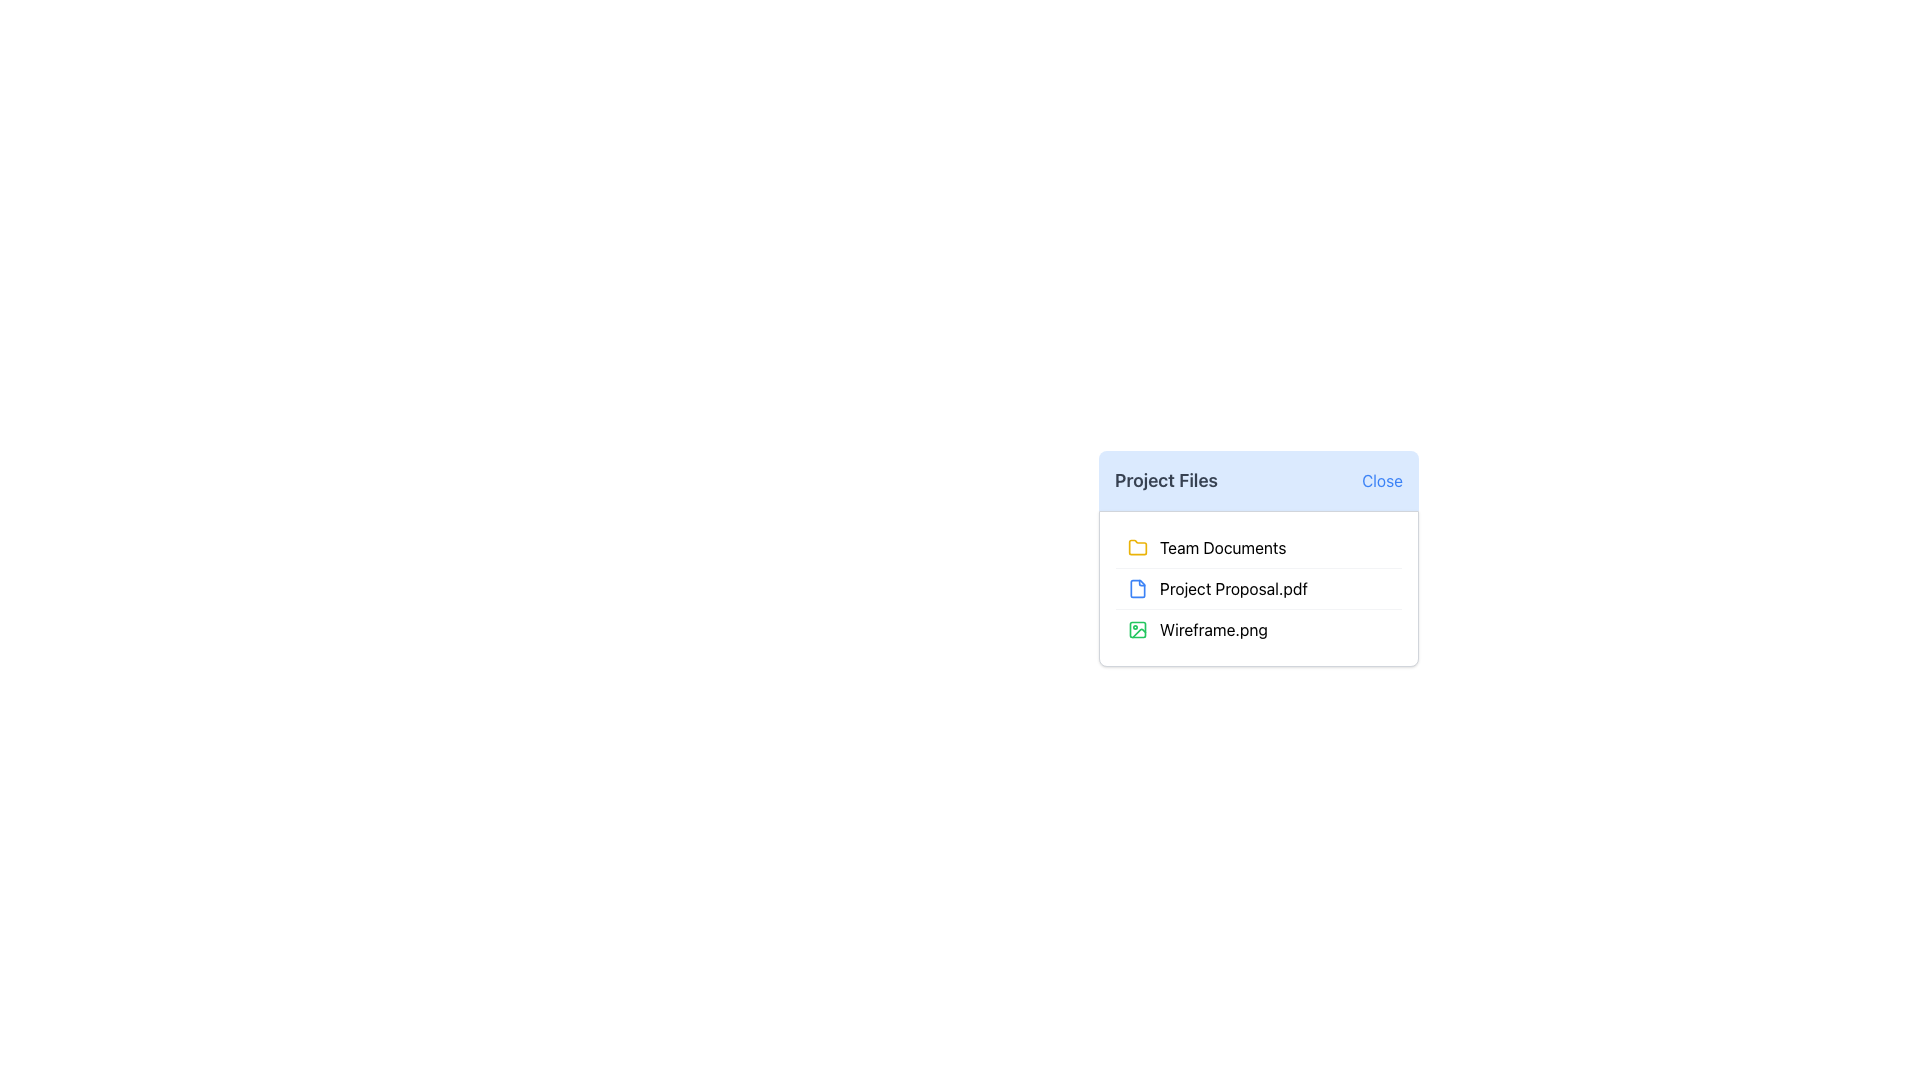 The width and height of the screenshot is (1920, 1080). I want to click on the blue document icon located to the left of 'Project Proposal.pdf' in the second row of the 'Project Files' section, so click(1137, 588).